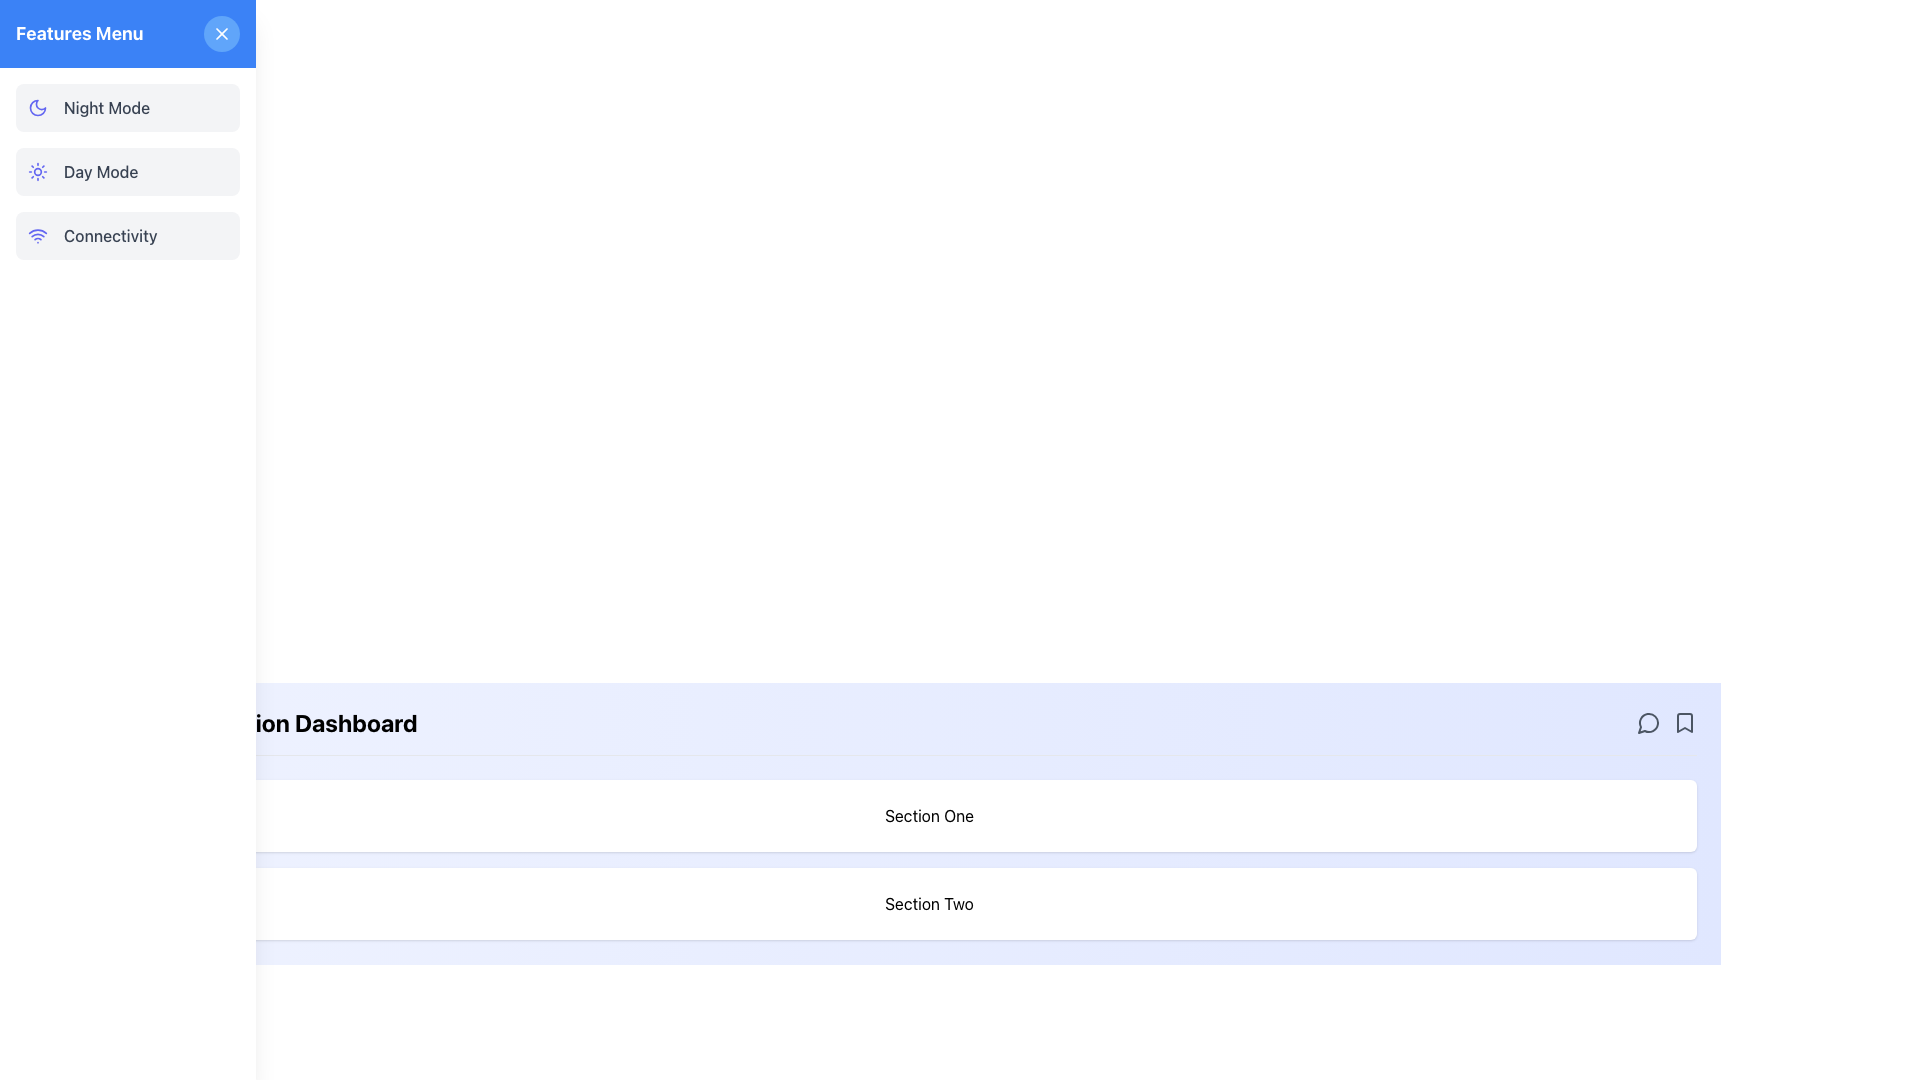  What do you see at coordinates (1683, 722) in the screenshot?
I see `the small bookmark SVG icon outlined in dark gray located in the top-right corner of the lower blue section of the interface` at bounding box center [1683, 722].